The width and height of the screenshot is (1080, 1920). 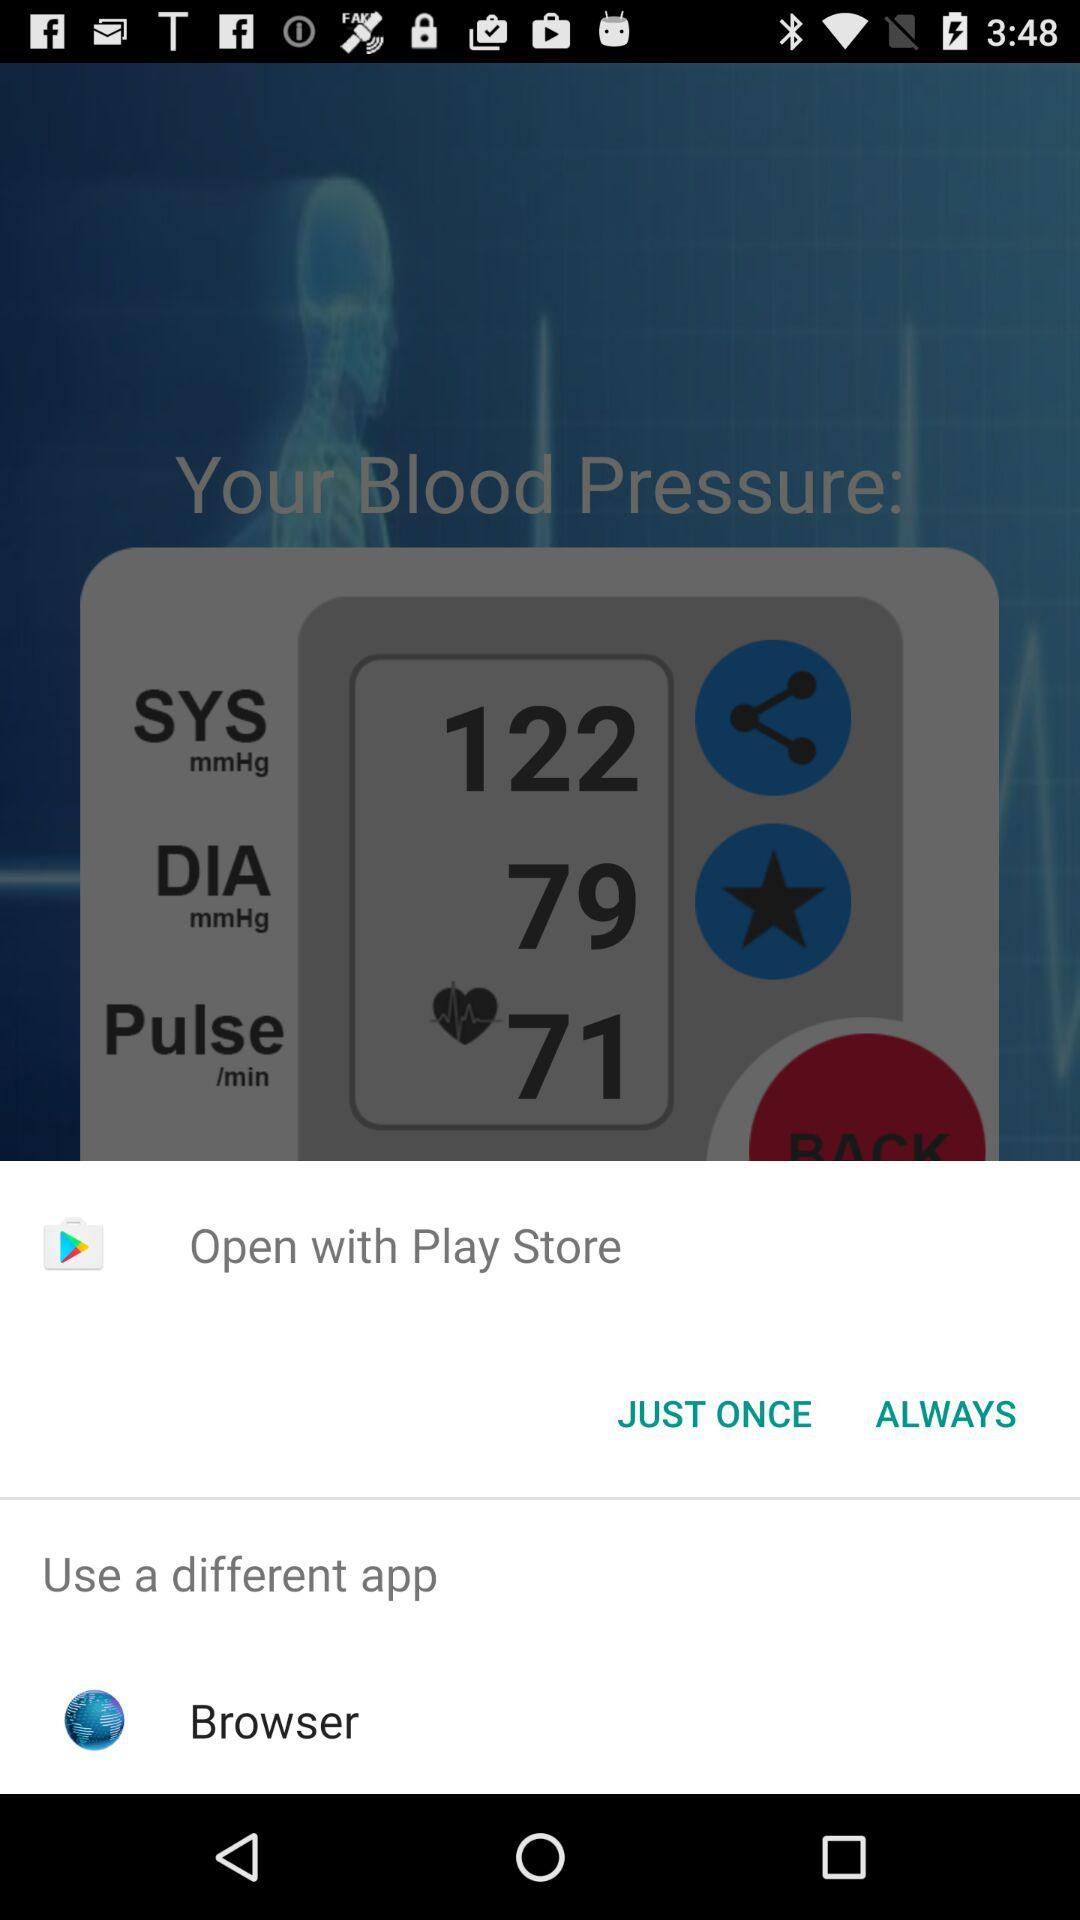 I want to click on the use a different icon, so click(x=540, y=1572).